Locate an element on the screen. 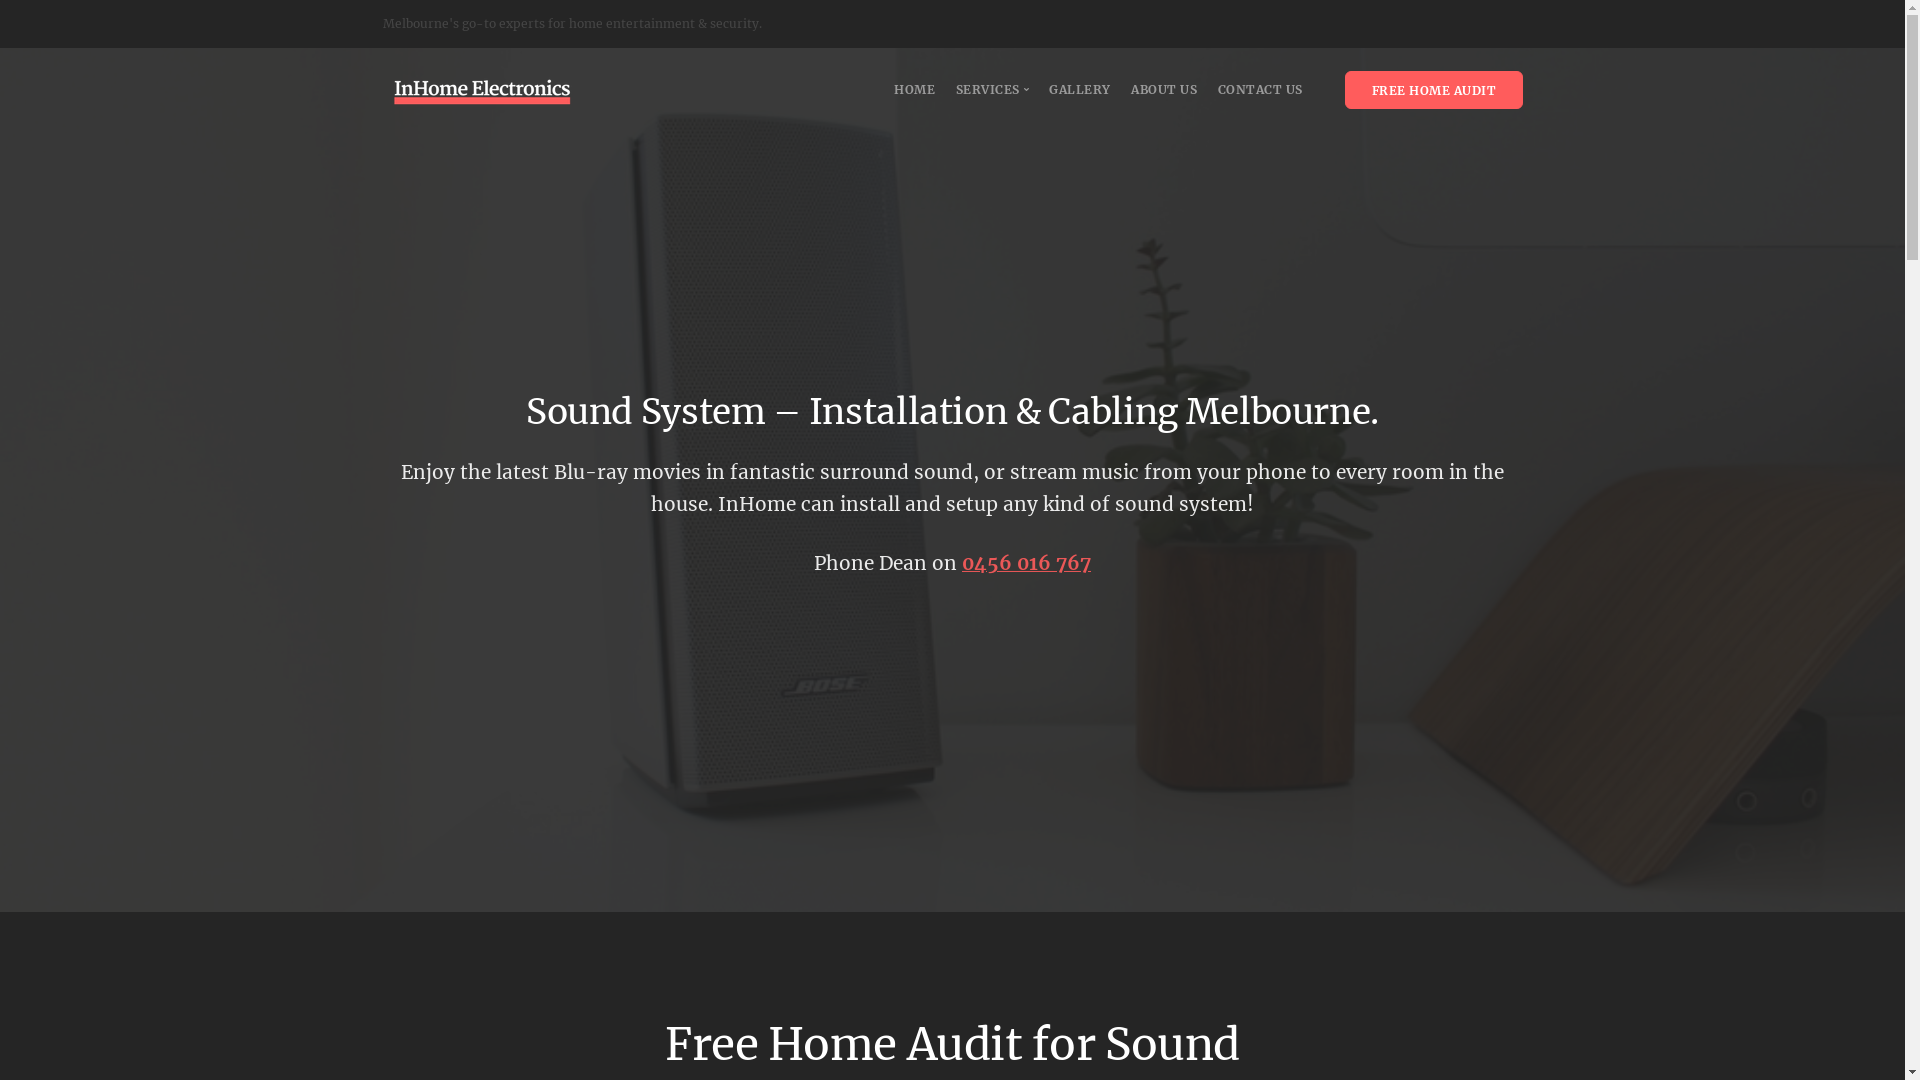 This screenshot has height=1080, width=1920. 'ABOUT US' is located at coordinates (1131, 88).